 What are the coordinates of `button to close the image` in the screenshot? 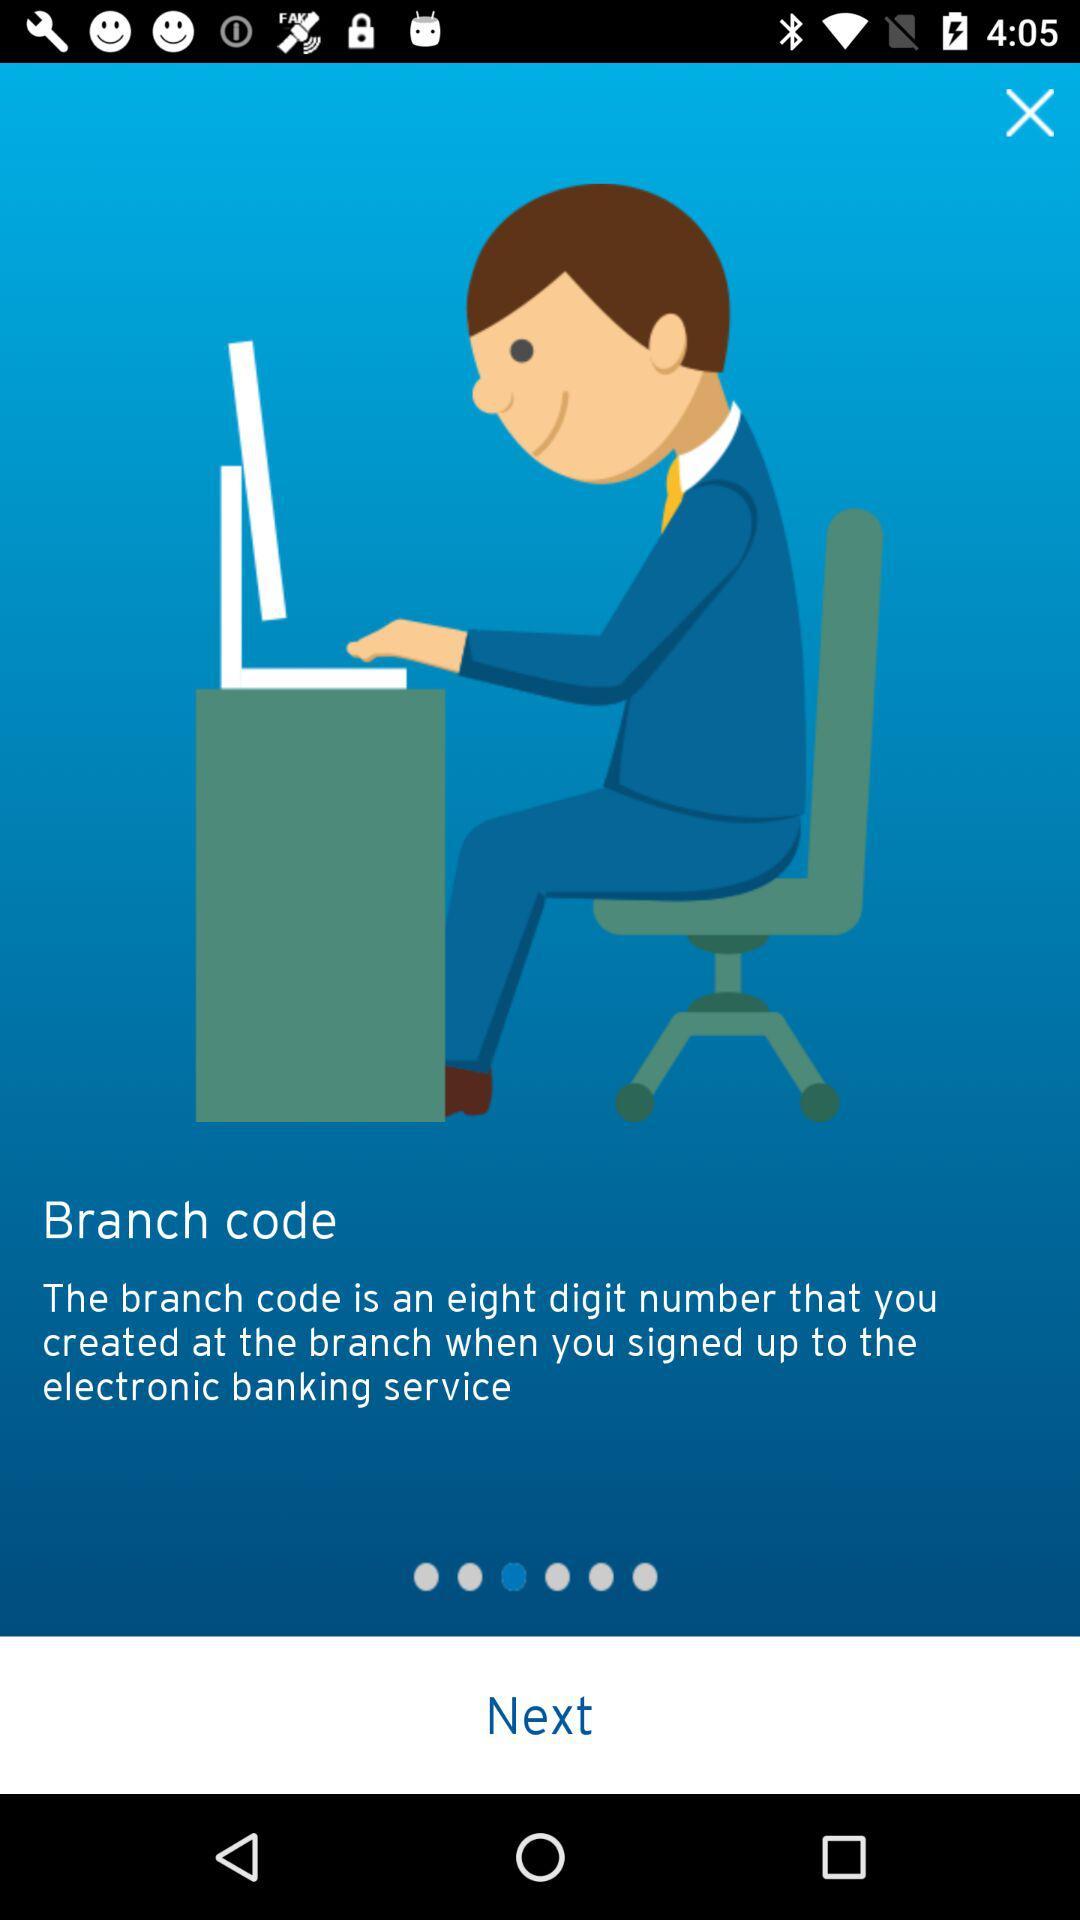 It's located at (1030, 111).